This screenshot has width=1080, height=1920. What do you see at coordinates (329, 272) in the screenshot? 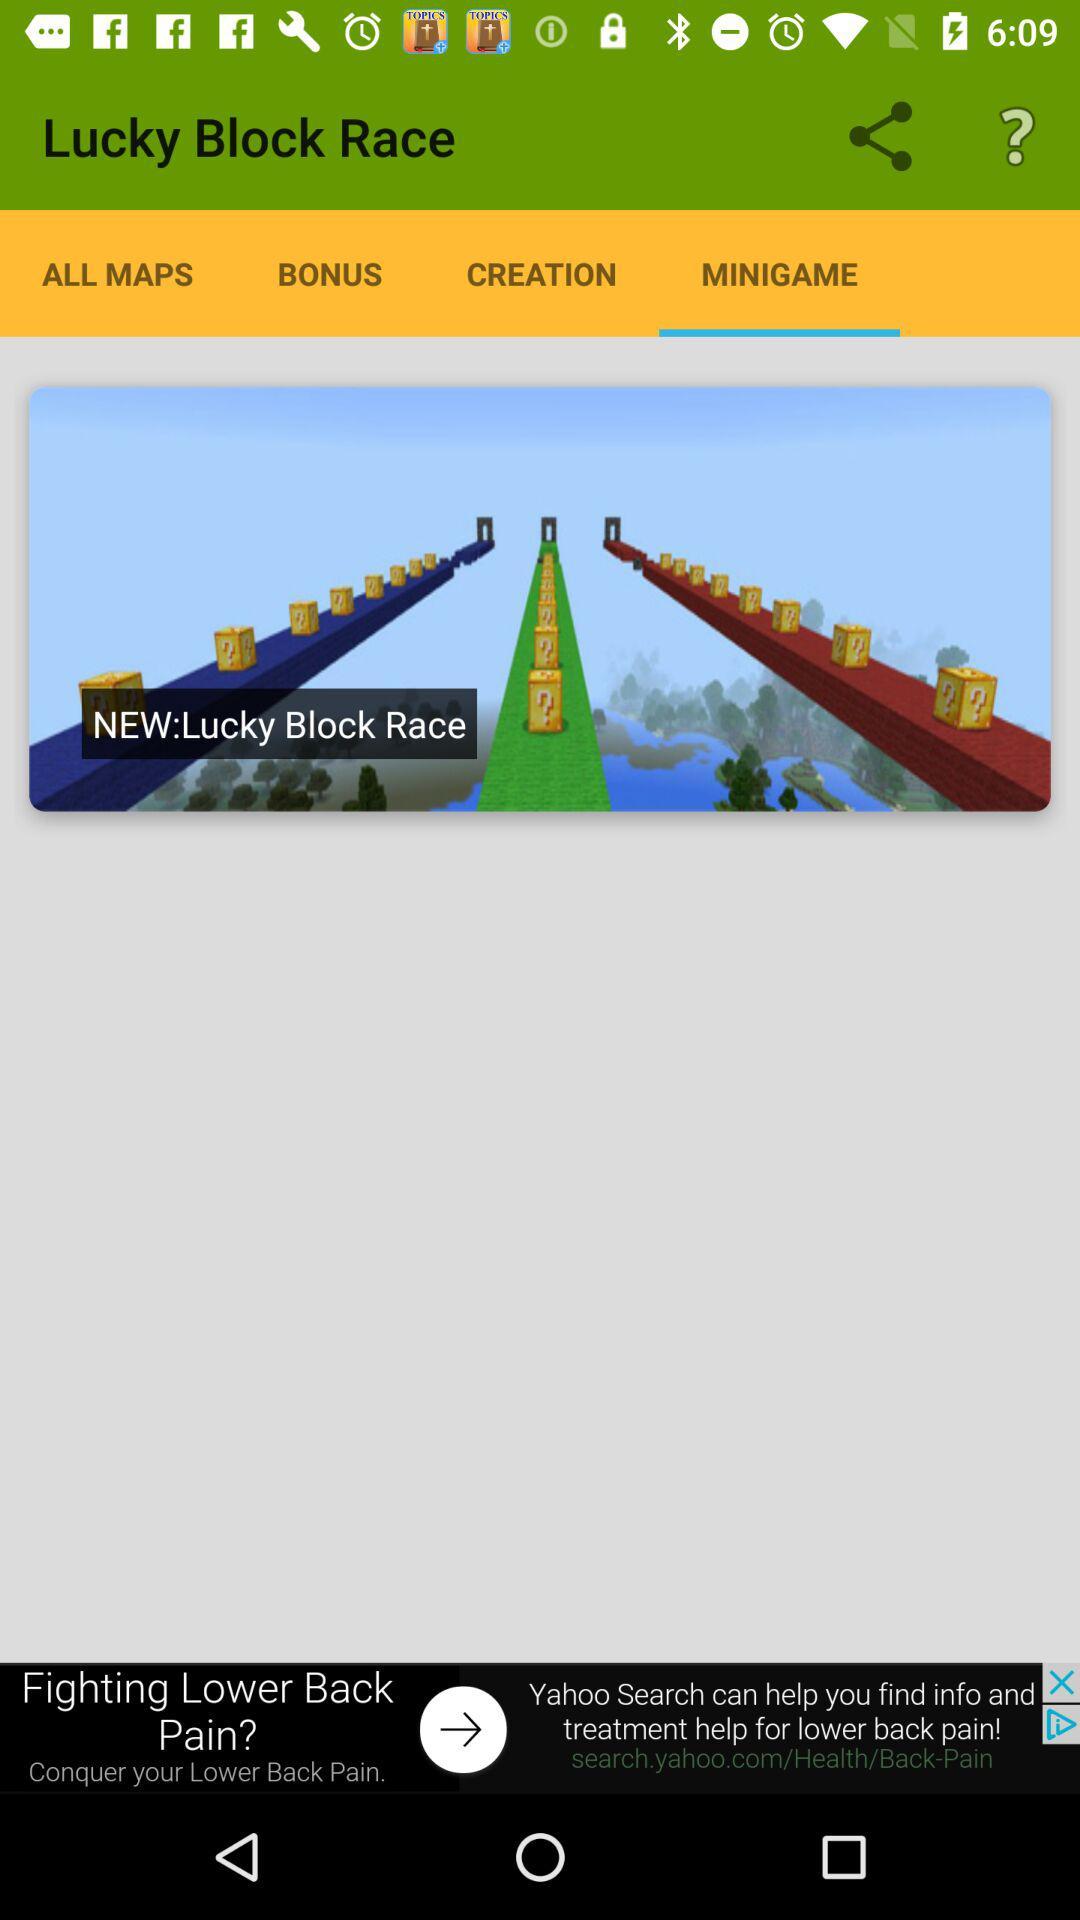
I see `the button beside all maps` at bounding box center [329, 272].